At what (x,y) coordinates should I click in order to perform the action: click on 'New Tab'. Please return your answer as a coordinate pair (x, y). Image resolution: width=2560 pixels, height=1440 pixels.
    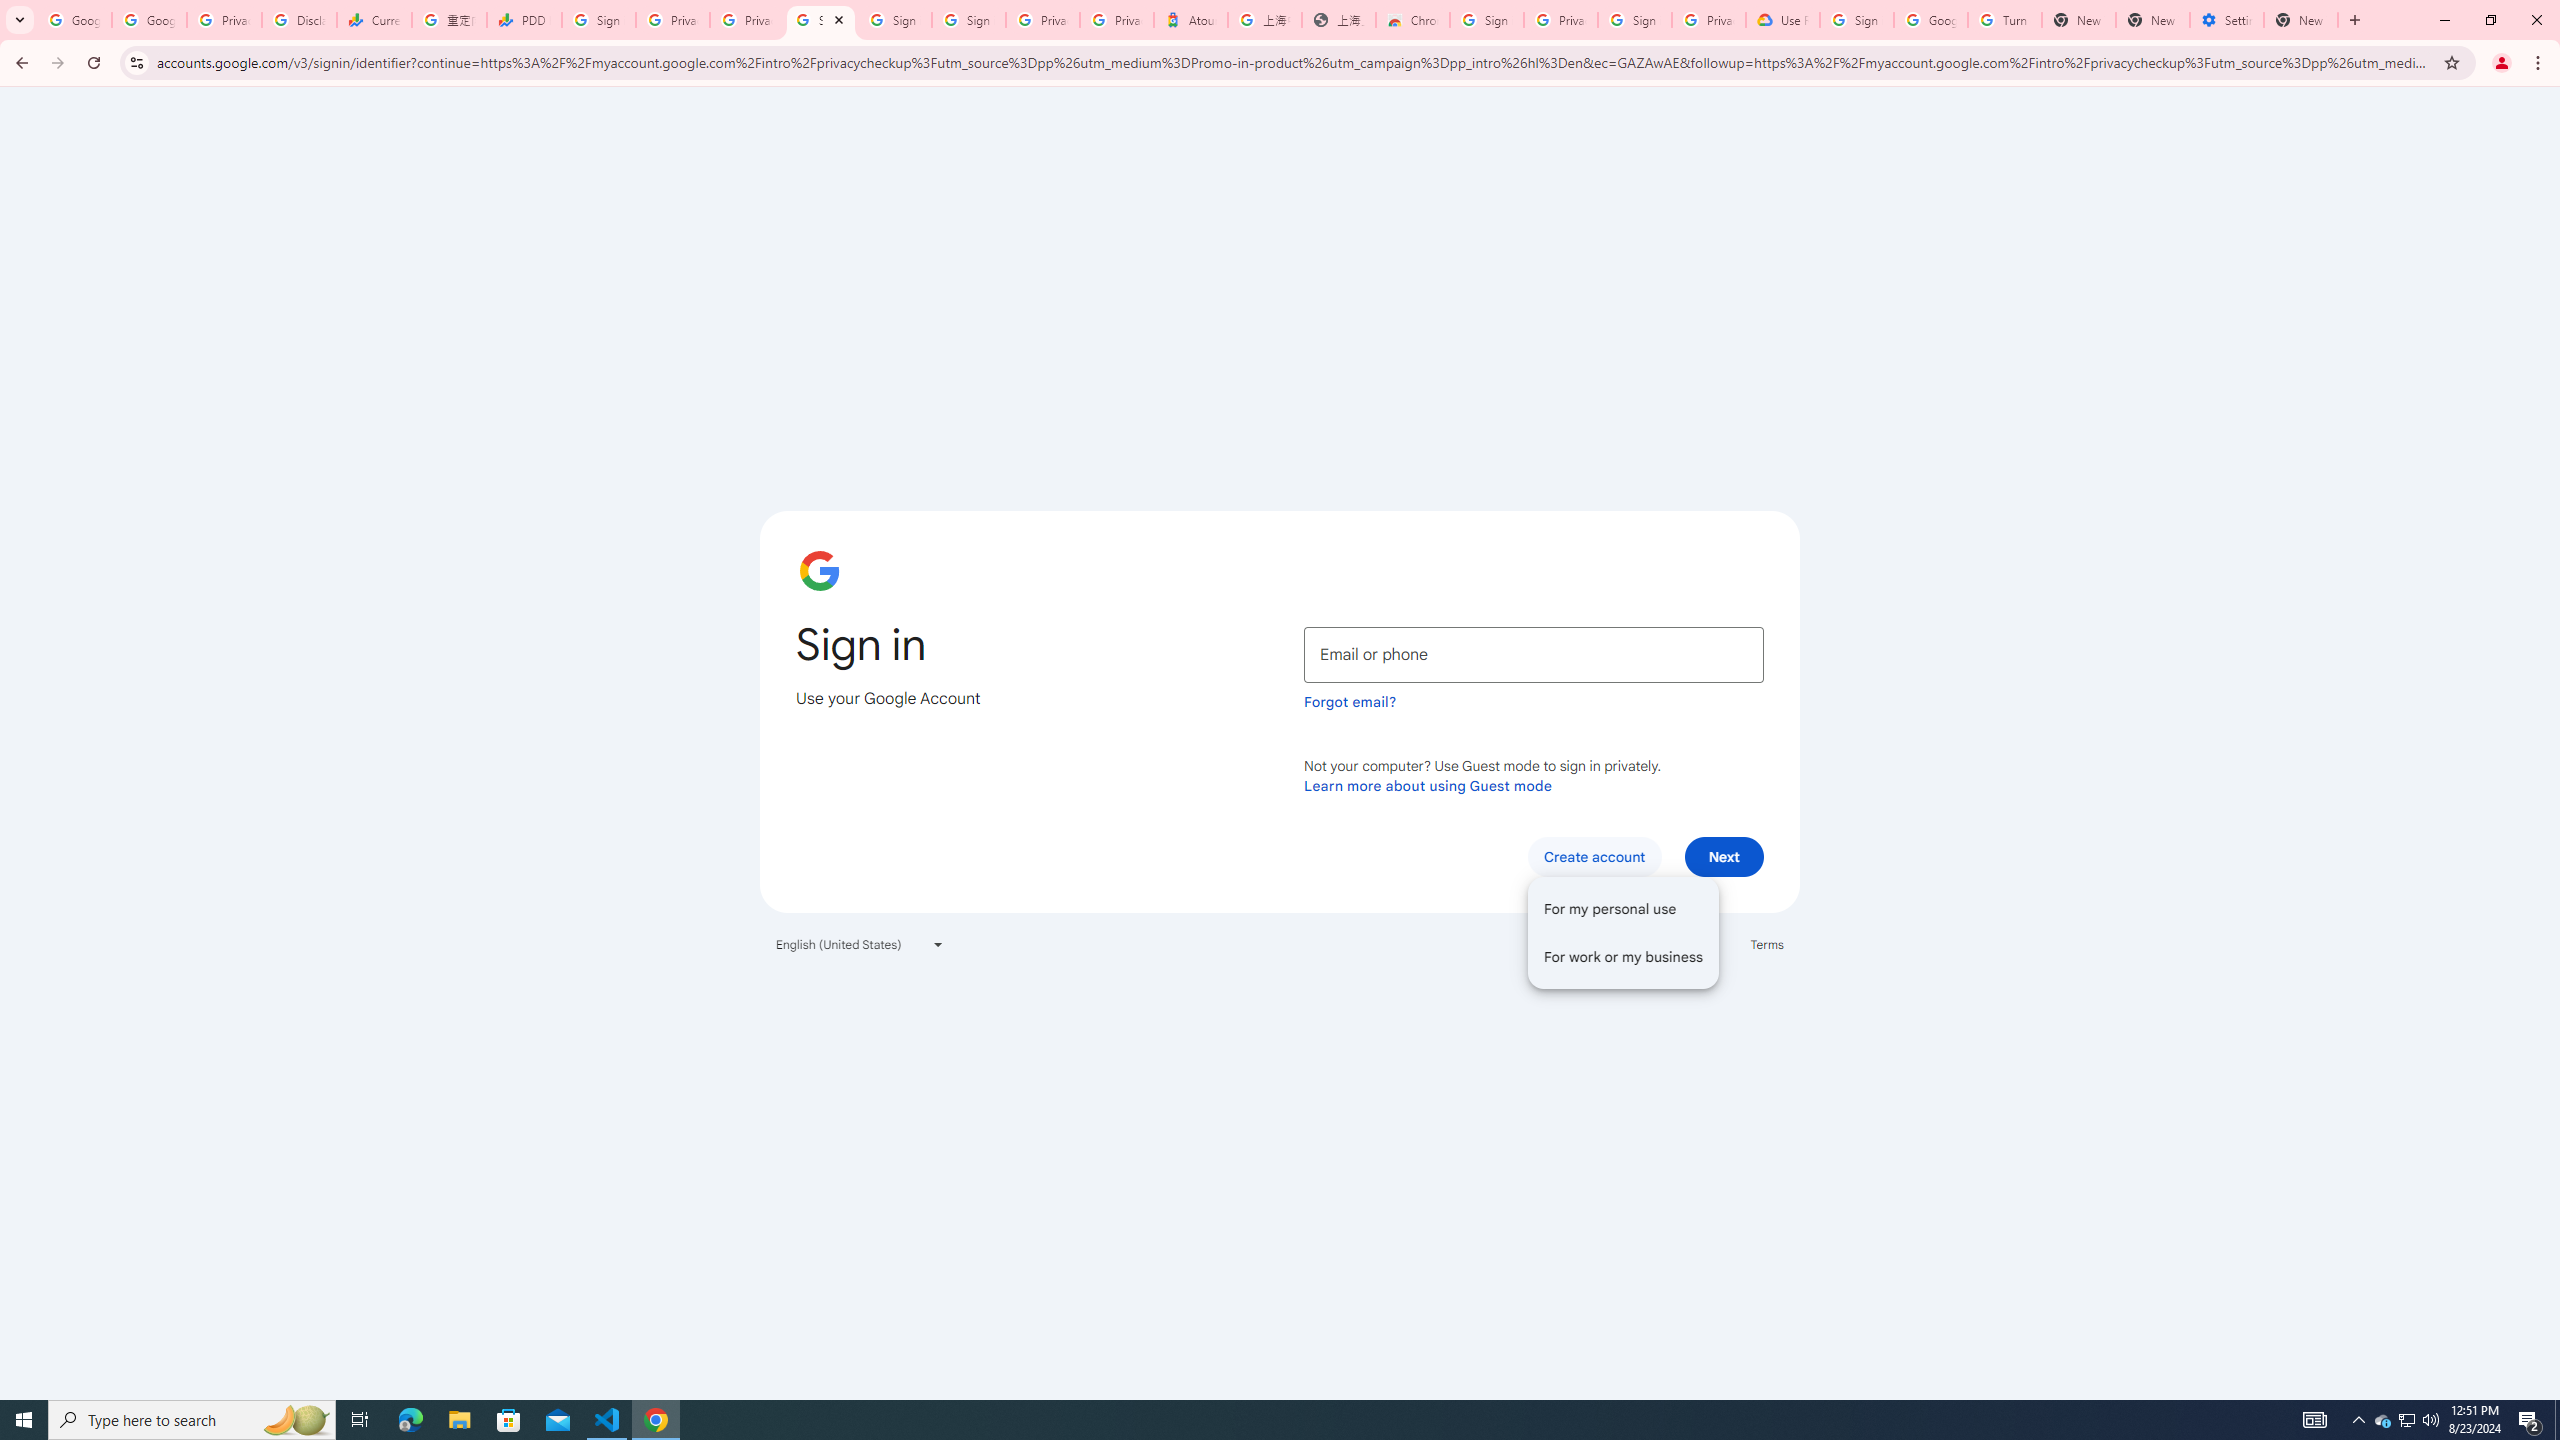
    Looking at the image, I should click on (2300, 19).